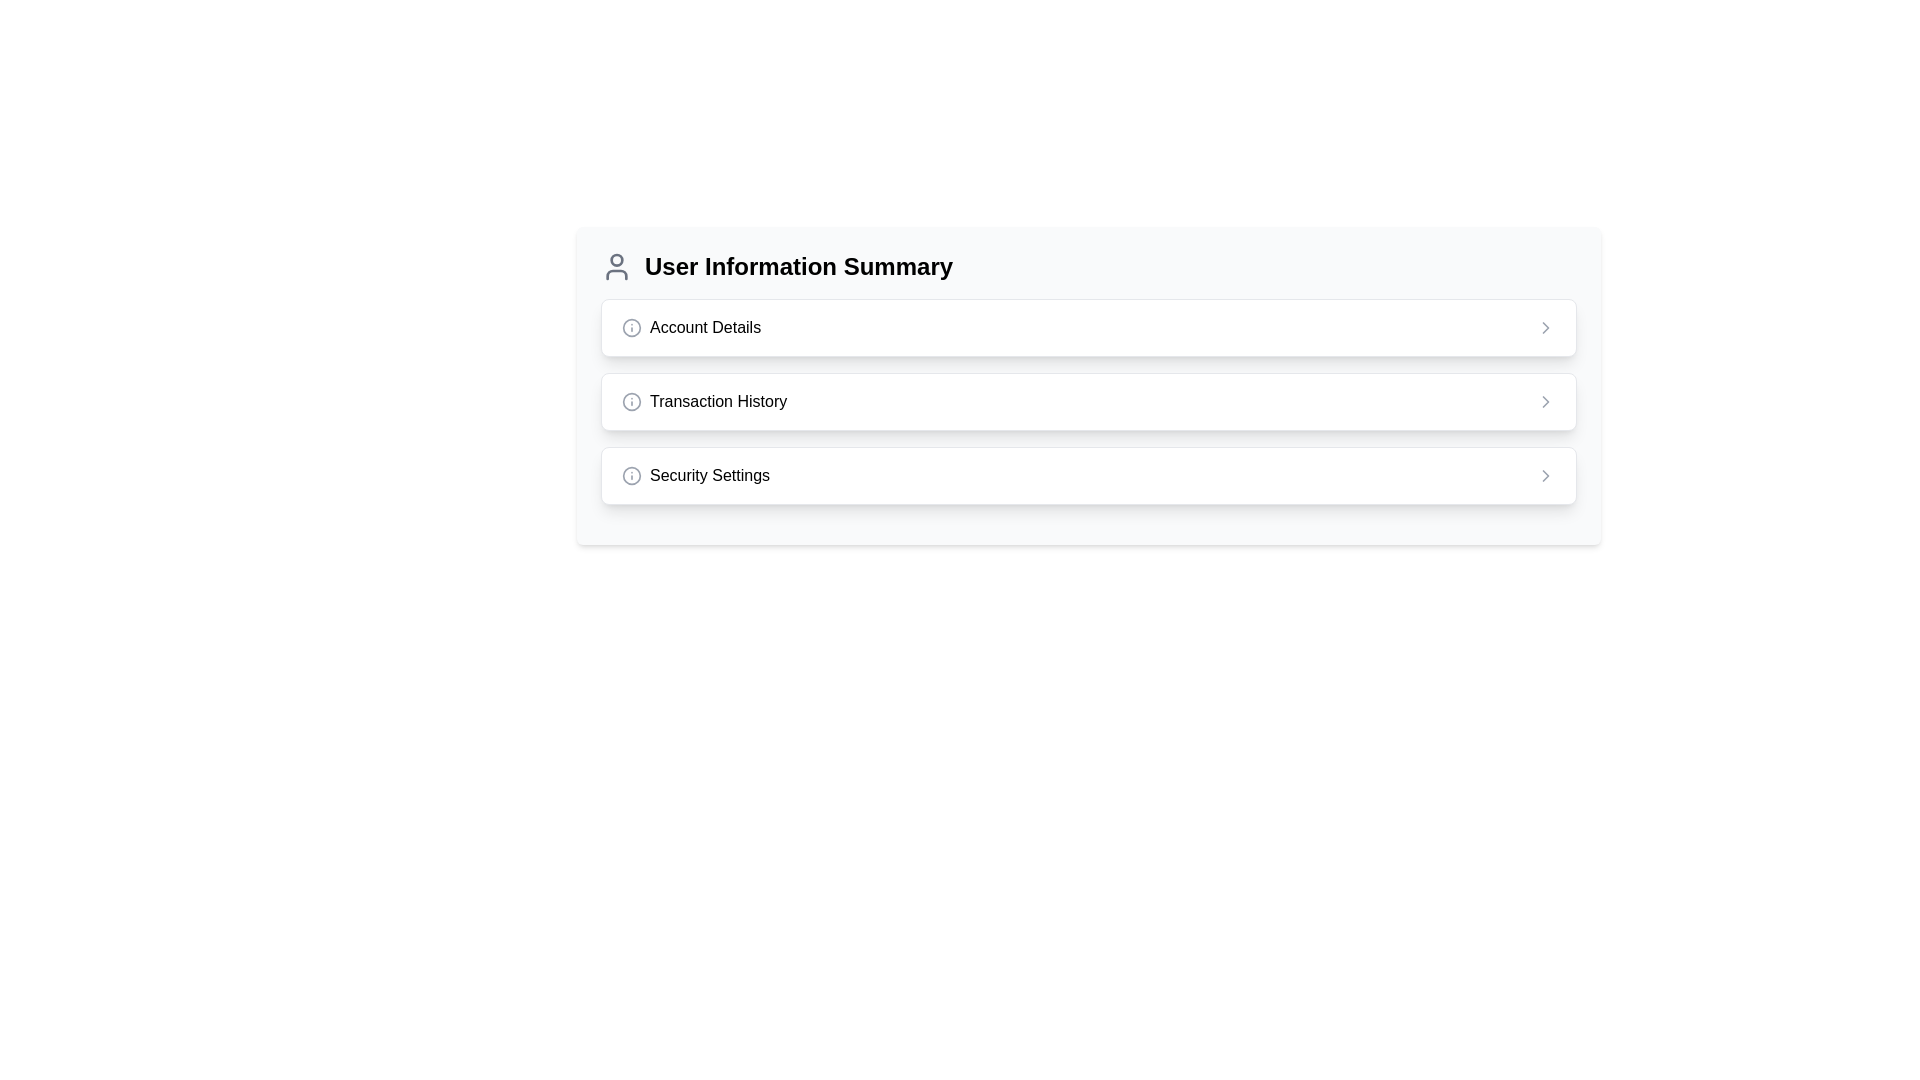 The width and height of the screenshot is (1920, 1080). What do you see at coordinates (1544, 401) in the screenshot?
I see `the chevron-shaped right arrow icon located at the right end of the 'Security Settings' list item in the 'User Information Summary' section` at bounding box center [1544, 401].